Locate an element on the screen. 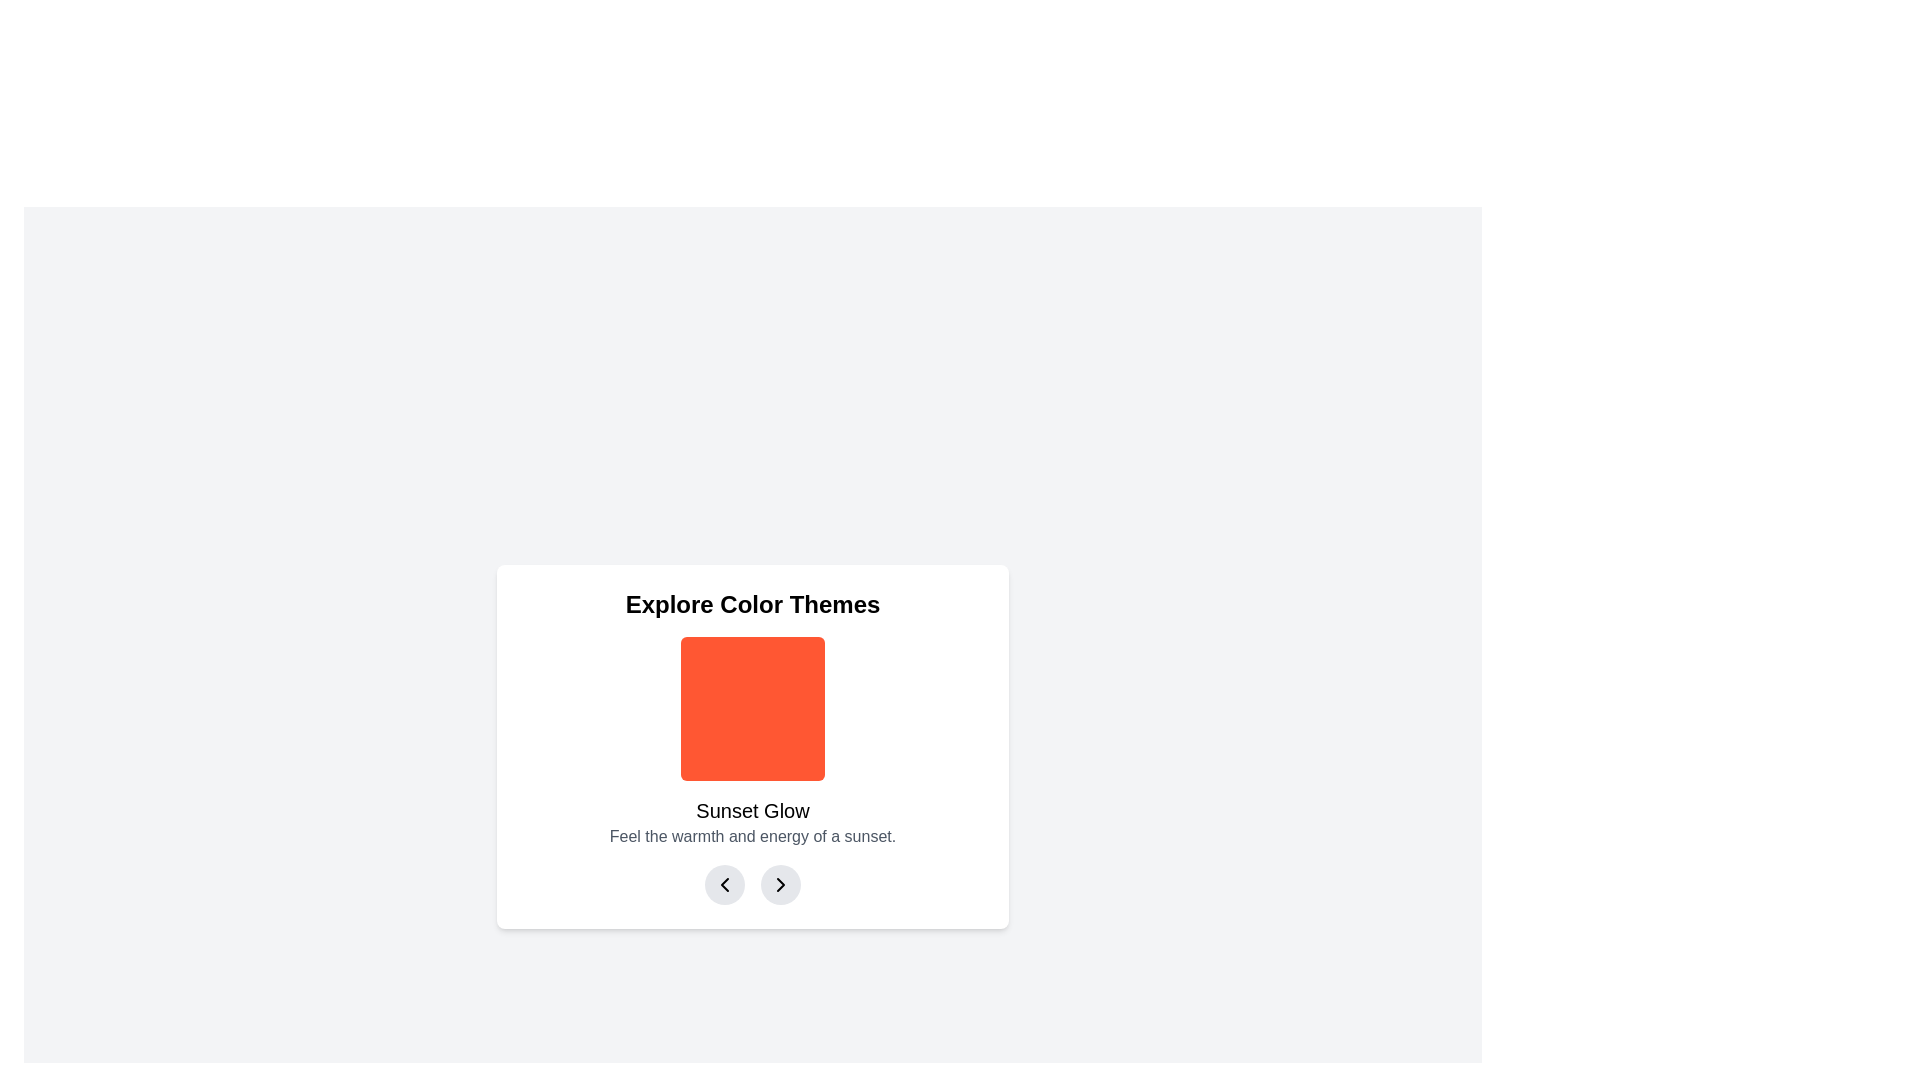  the navigation arrows in the 'Explore Color Themes' section for accessibility interactions is located at coordinates (752, 883).